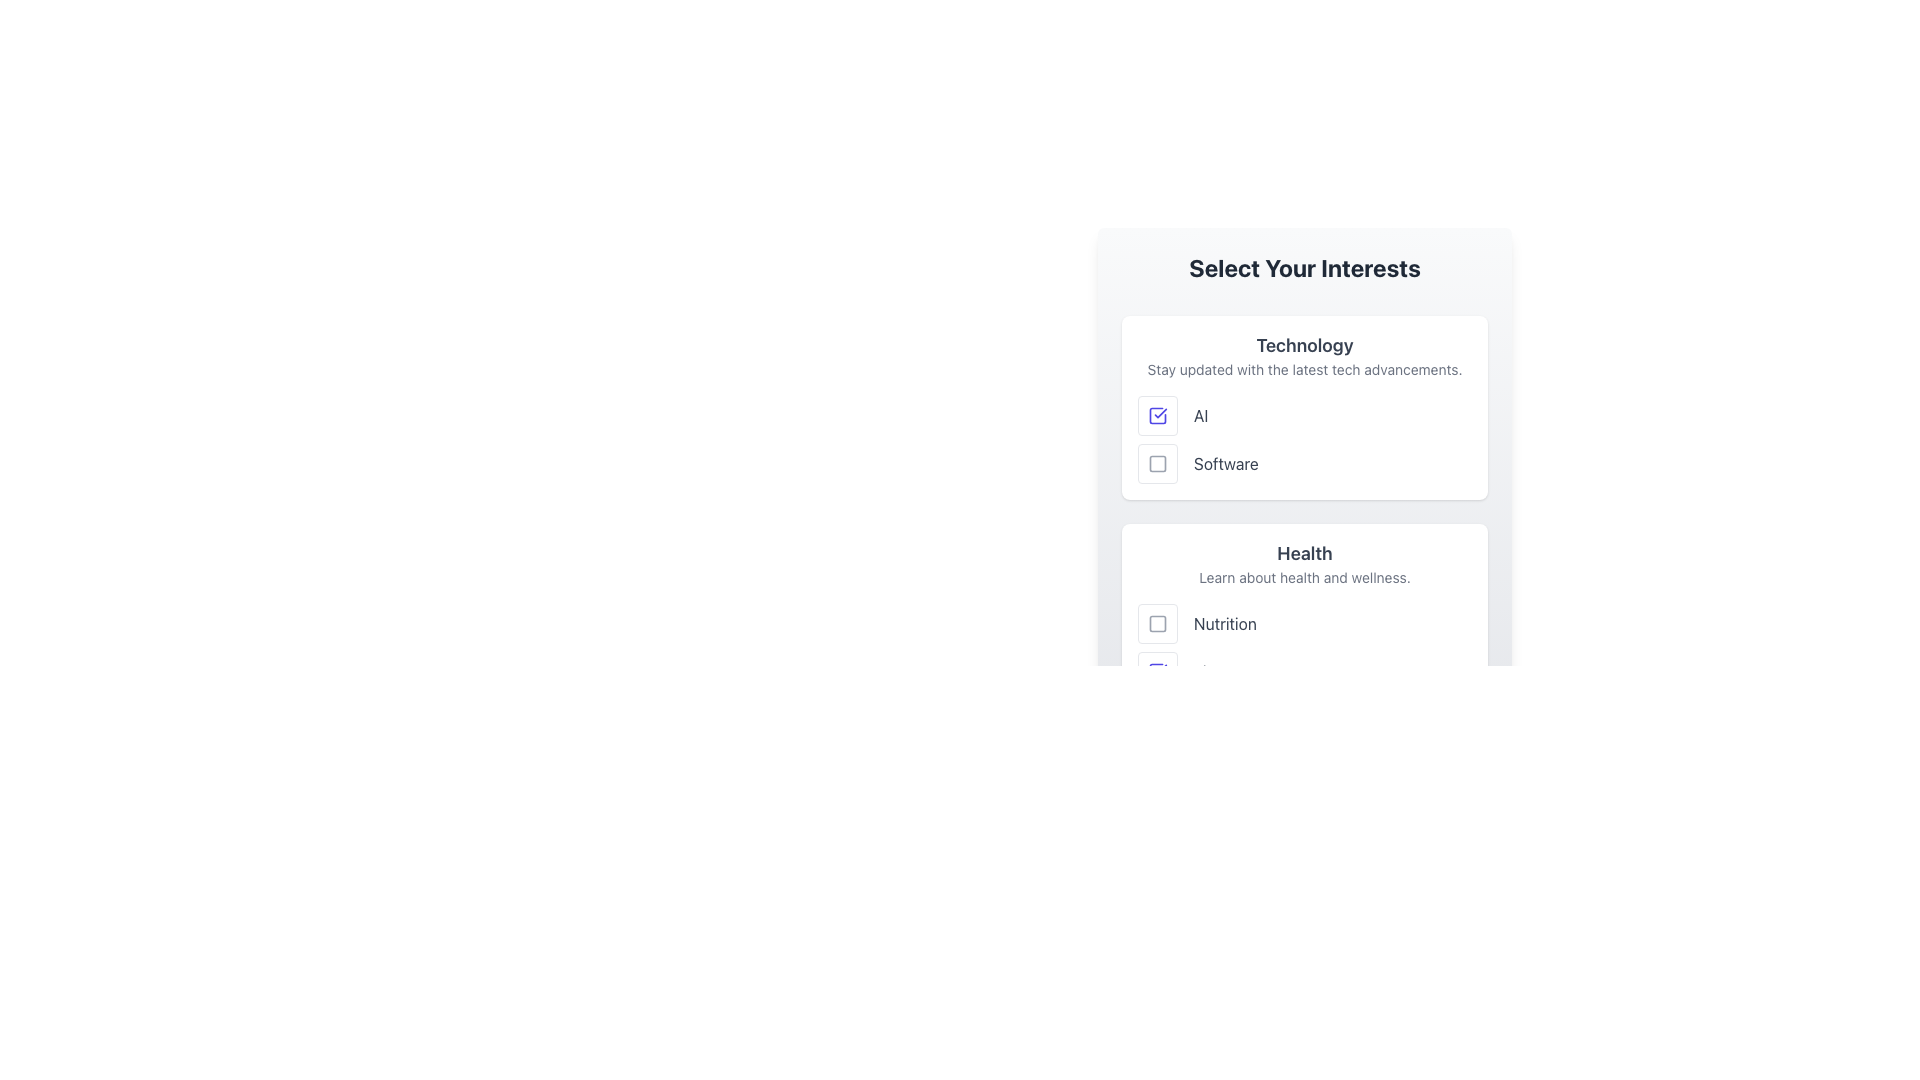 This screenshot has height=1080, width=1920. What do you see at coordinates (1157, 415) in the screenshot?
I see `the selected purple checkbox indicating 'AI'` at bounding box center [1157, 415].